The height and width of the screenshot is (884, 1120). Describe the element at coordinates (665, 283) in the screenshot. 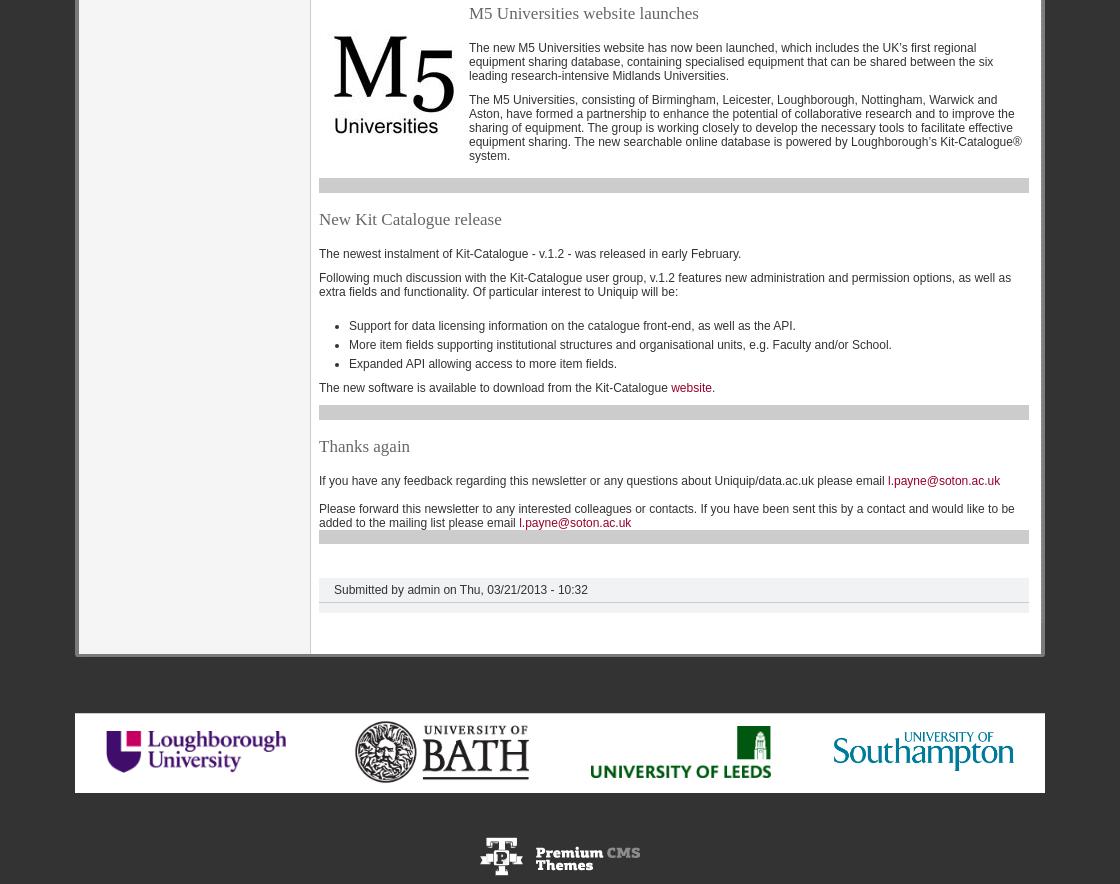

I see `'Following much discussion with the Kit-Catalogue user group, v.1.2 features new administration and permission options, as well as extra fields and functionality. Of particular interest to Uniquip will be:'` at that location.